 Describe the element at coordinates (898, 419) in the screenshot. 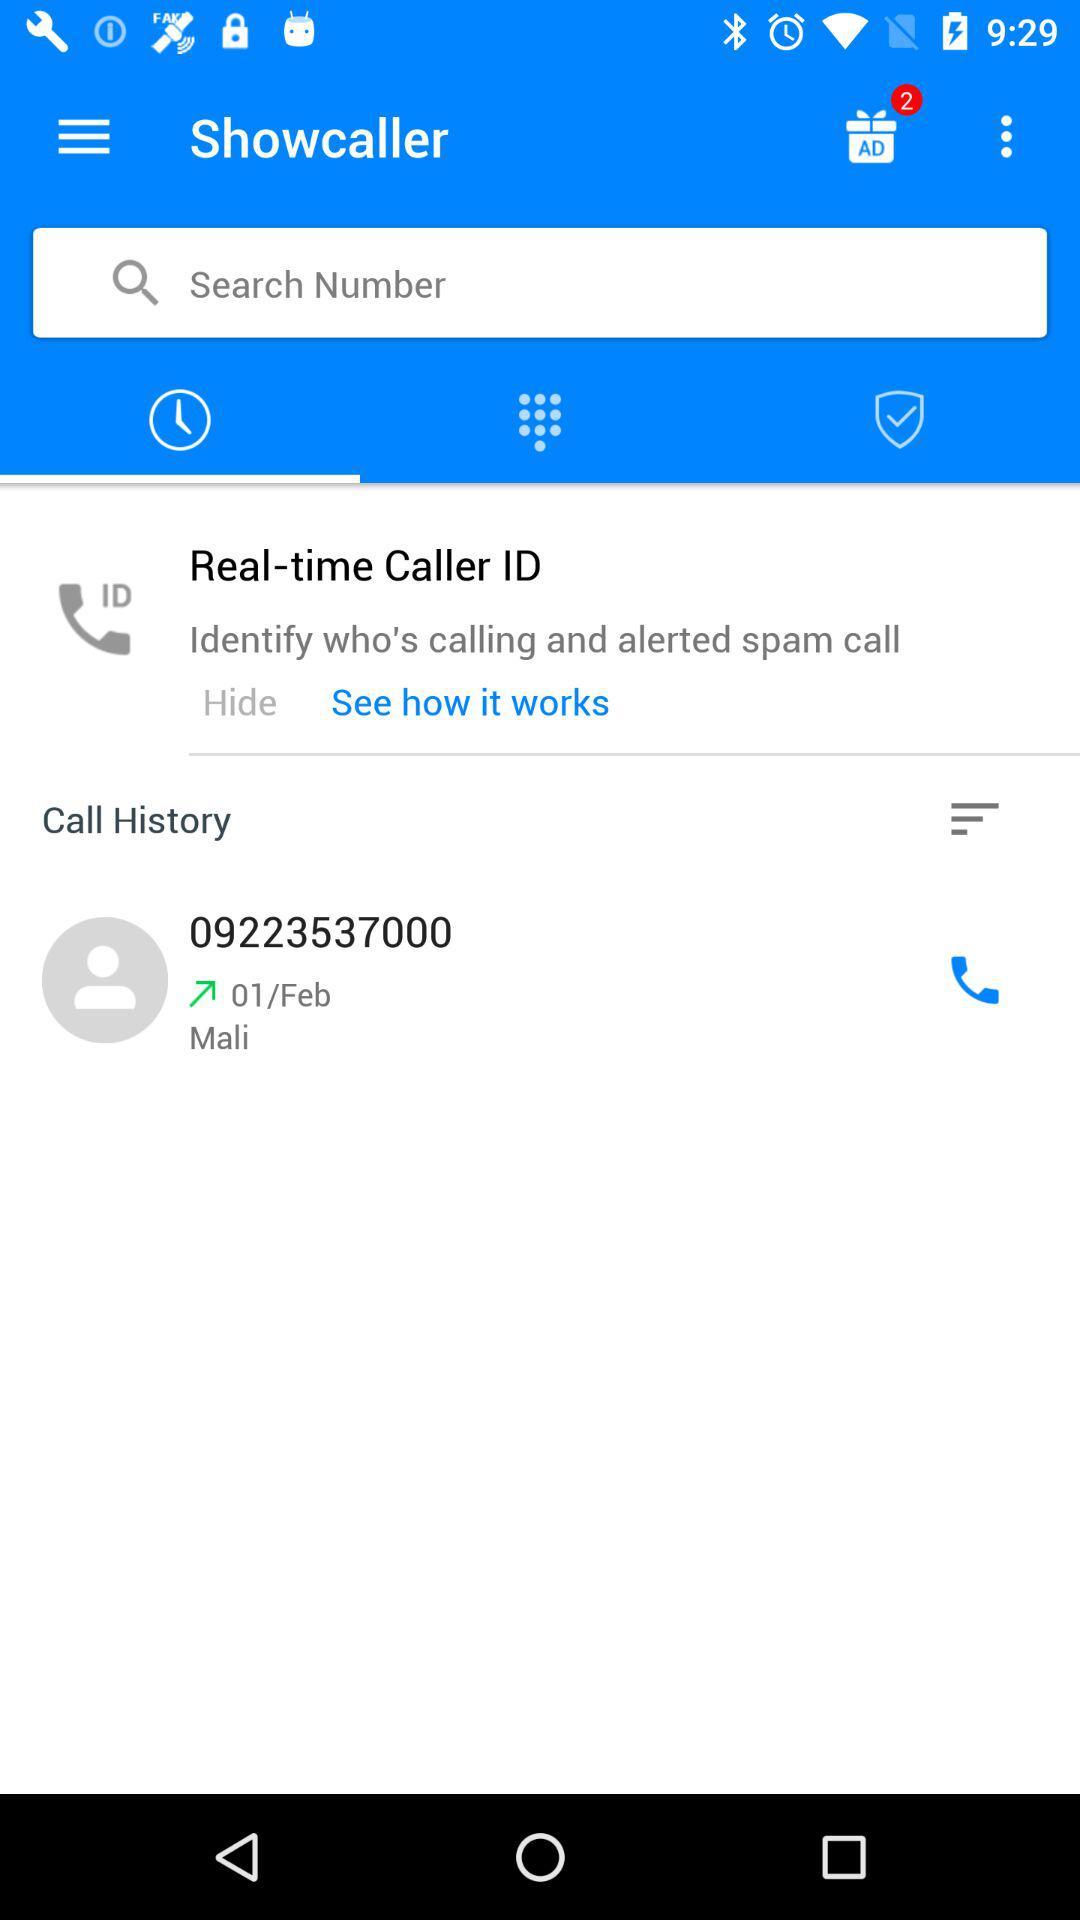

I see `opens the app 's contacts block list` at that location.